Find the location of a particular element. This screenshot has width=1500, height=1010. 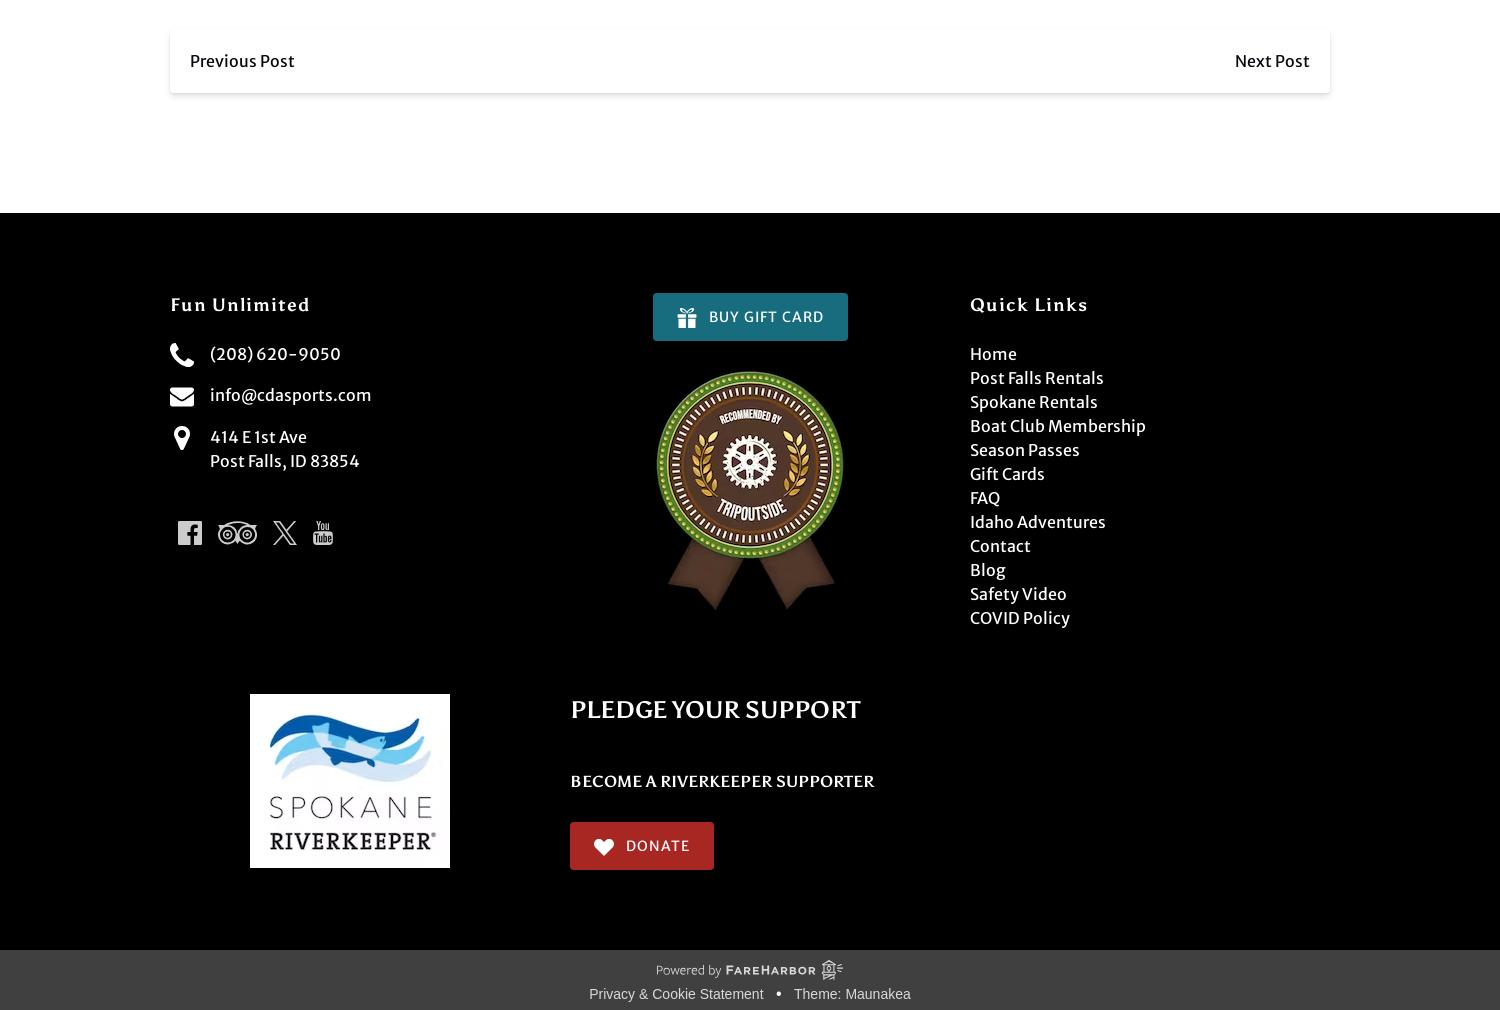

'PLEDGE YOUR SUPPORT' is located at coordinates (569, 707).